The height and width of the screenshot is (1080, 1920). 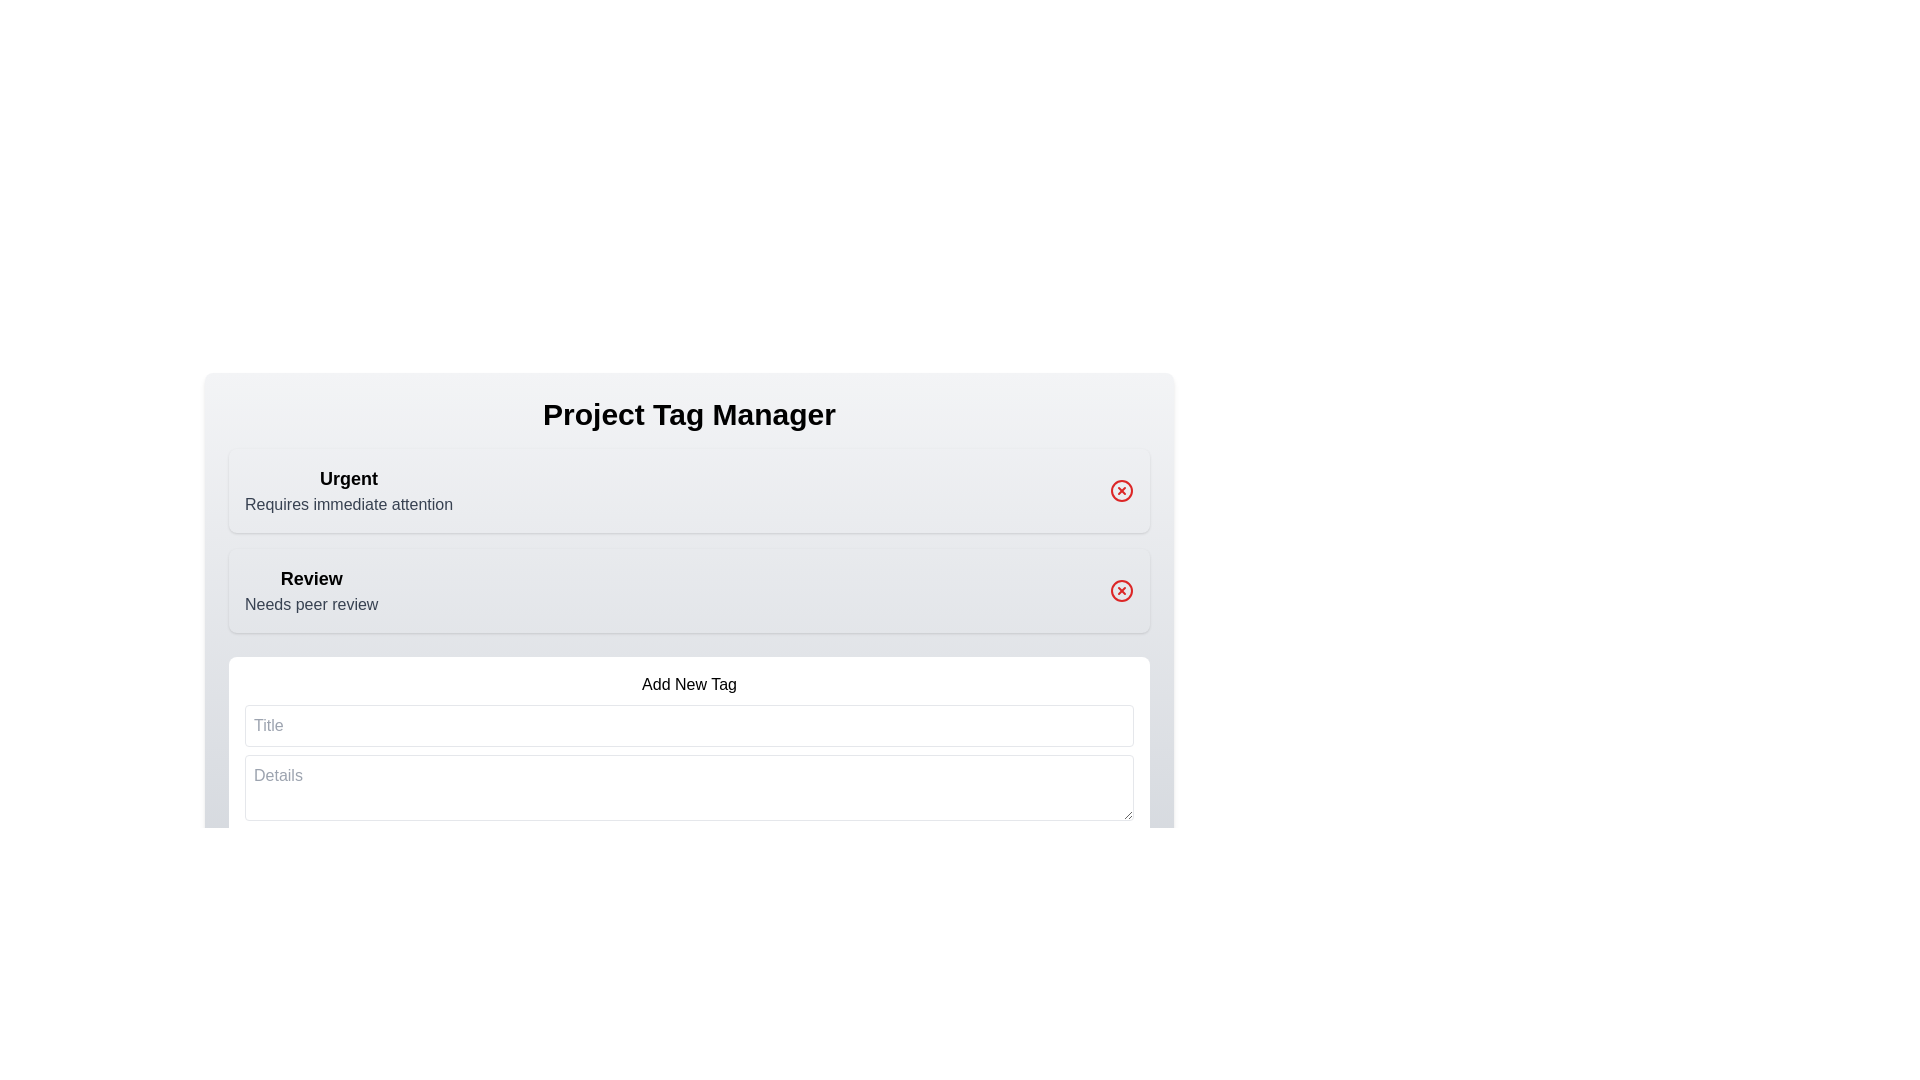 What do you see at coordinates (310, 604) in the screenshot?
I see `status information from the text label that reads 'Needs peer review', which is positioned below the 'Review' label in the panel` at bounding box center [310, 604].